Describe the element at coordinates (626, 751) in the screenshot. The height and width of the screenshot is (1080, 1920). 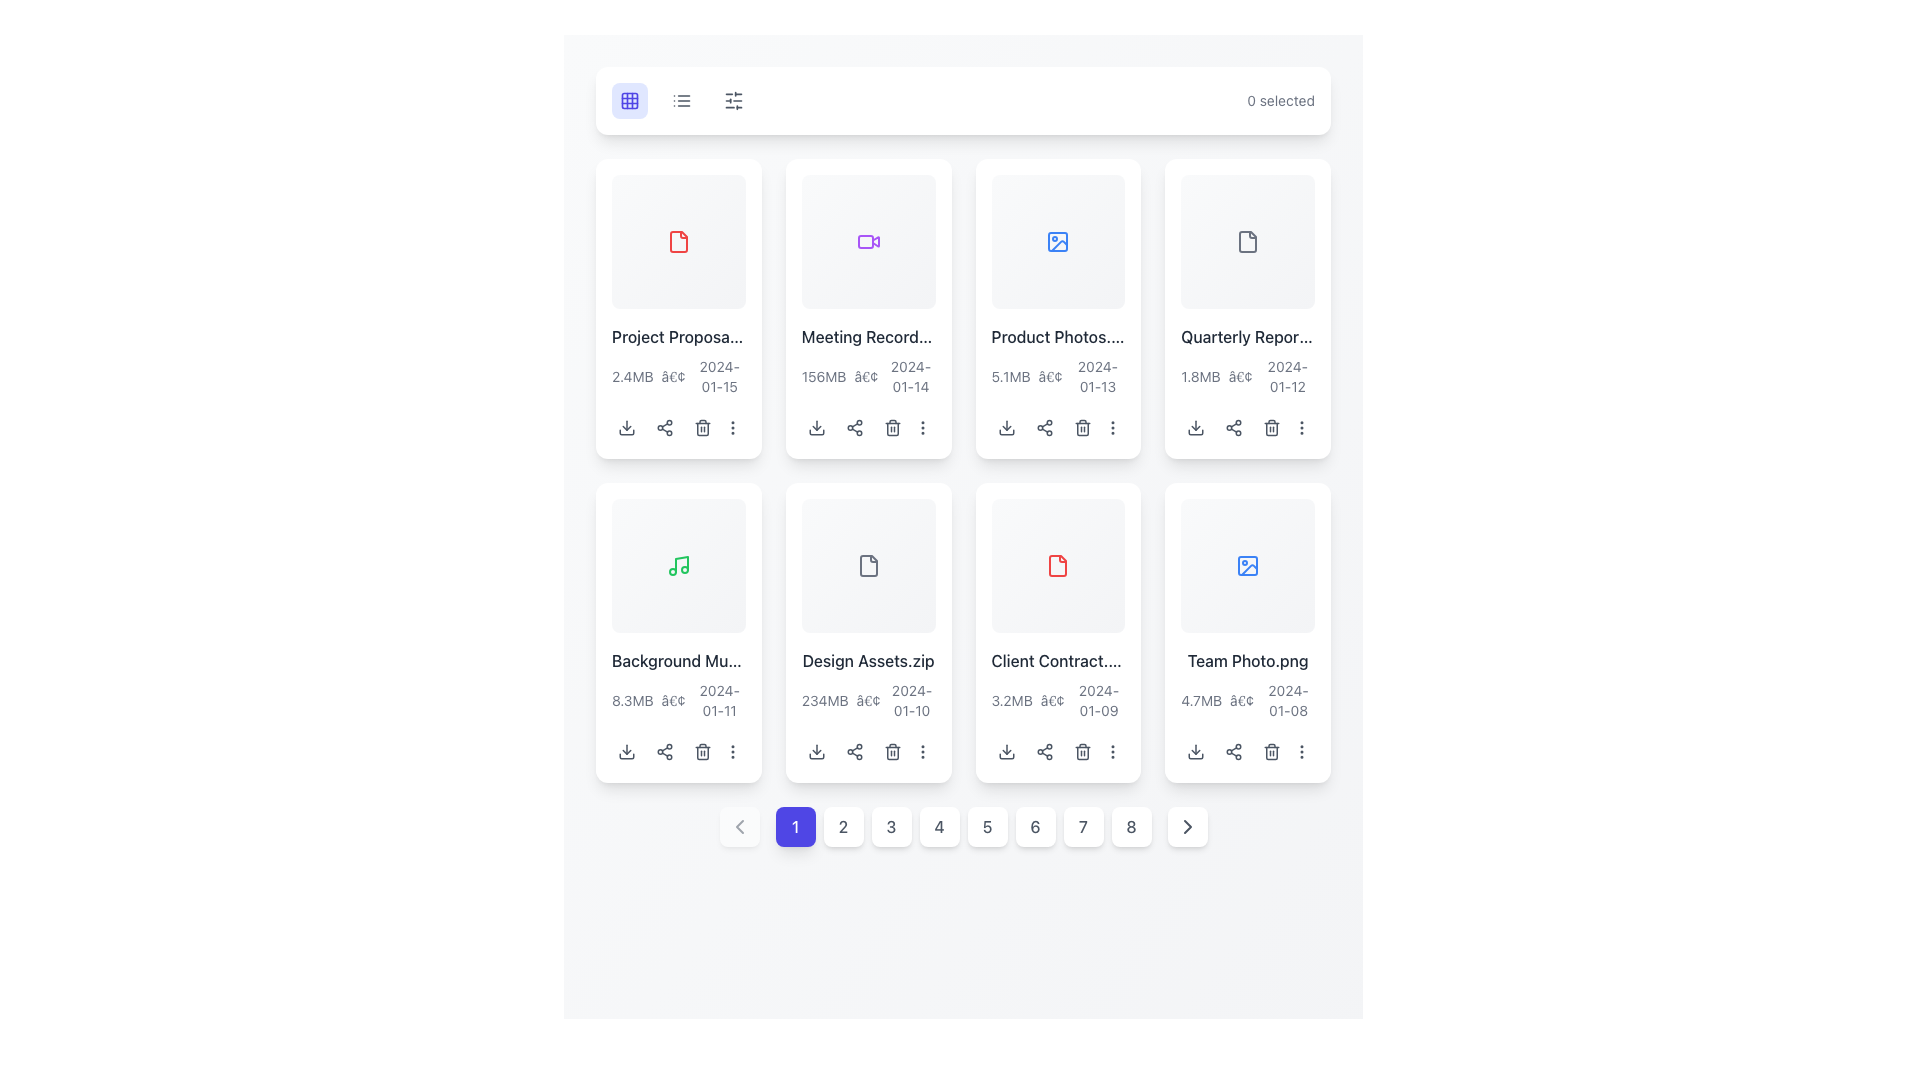
I see `the download icon located at the bottom of the 'Background Music.mp3' card to initiate a download action` at that location.